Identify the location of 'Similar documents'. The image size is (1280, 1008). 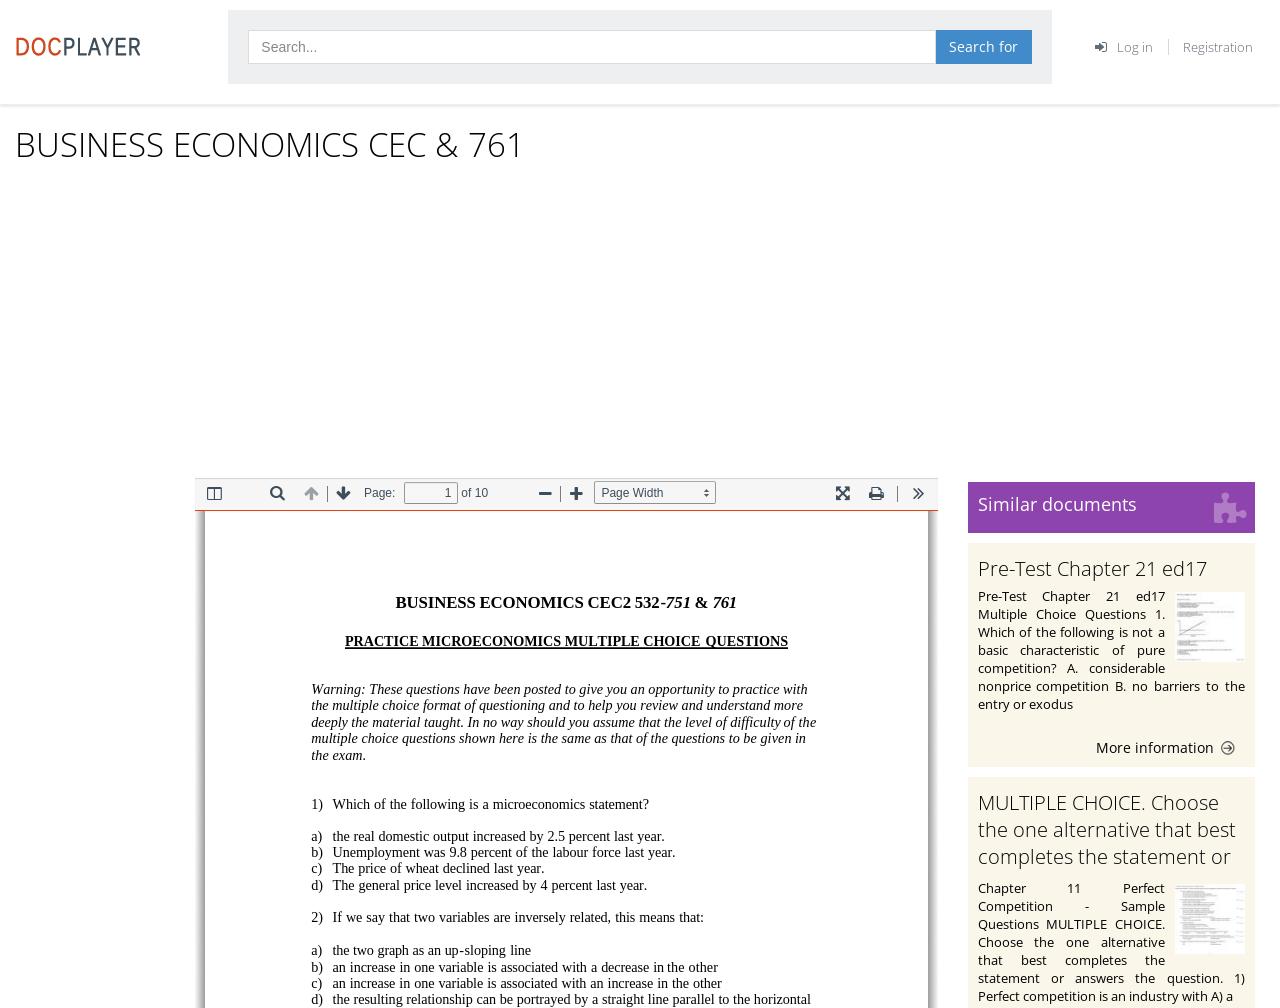
(1055, 504).